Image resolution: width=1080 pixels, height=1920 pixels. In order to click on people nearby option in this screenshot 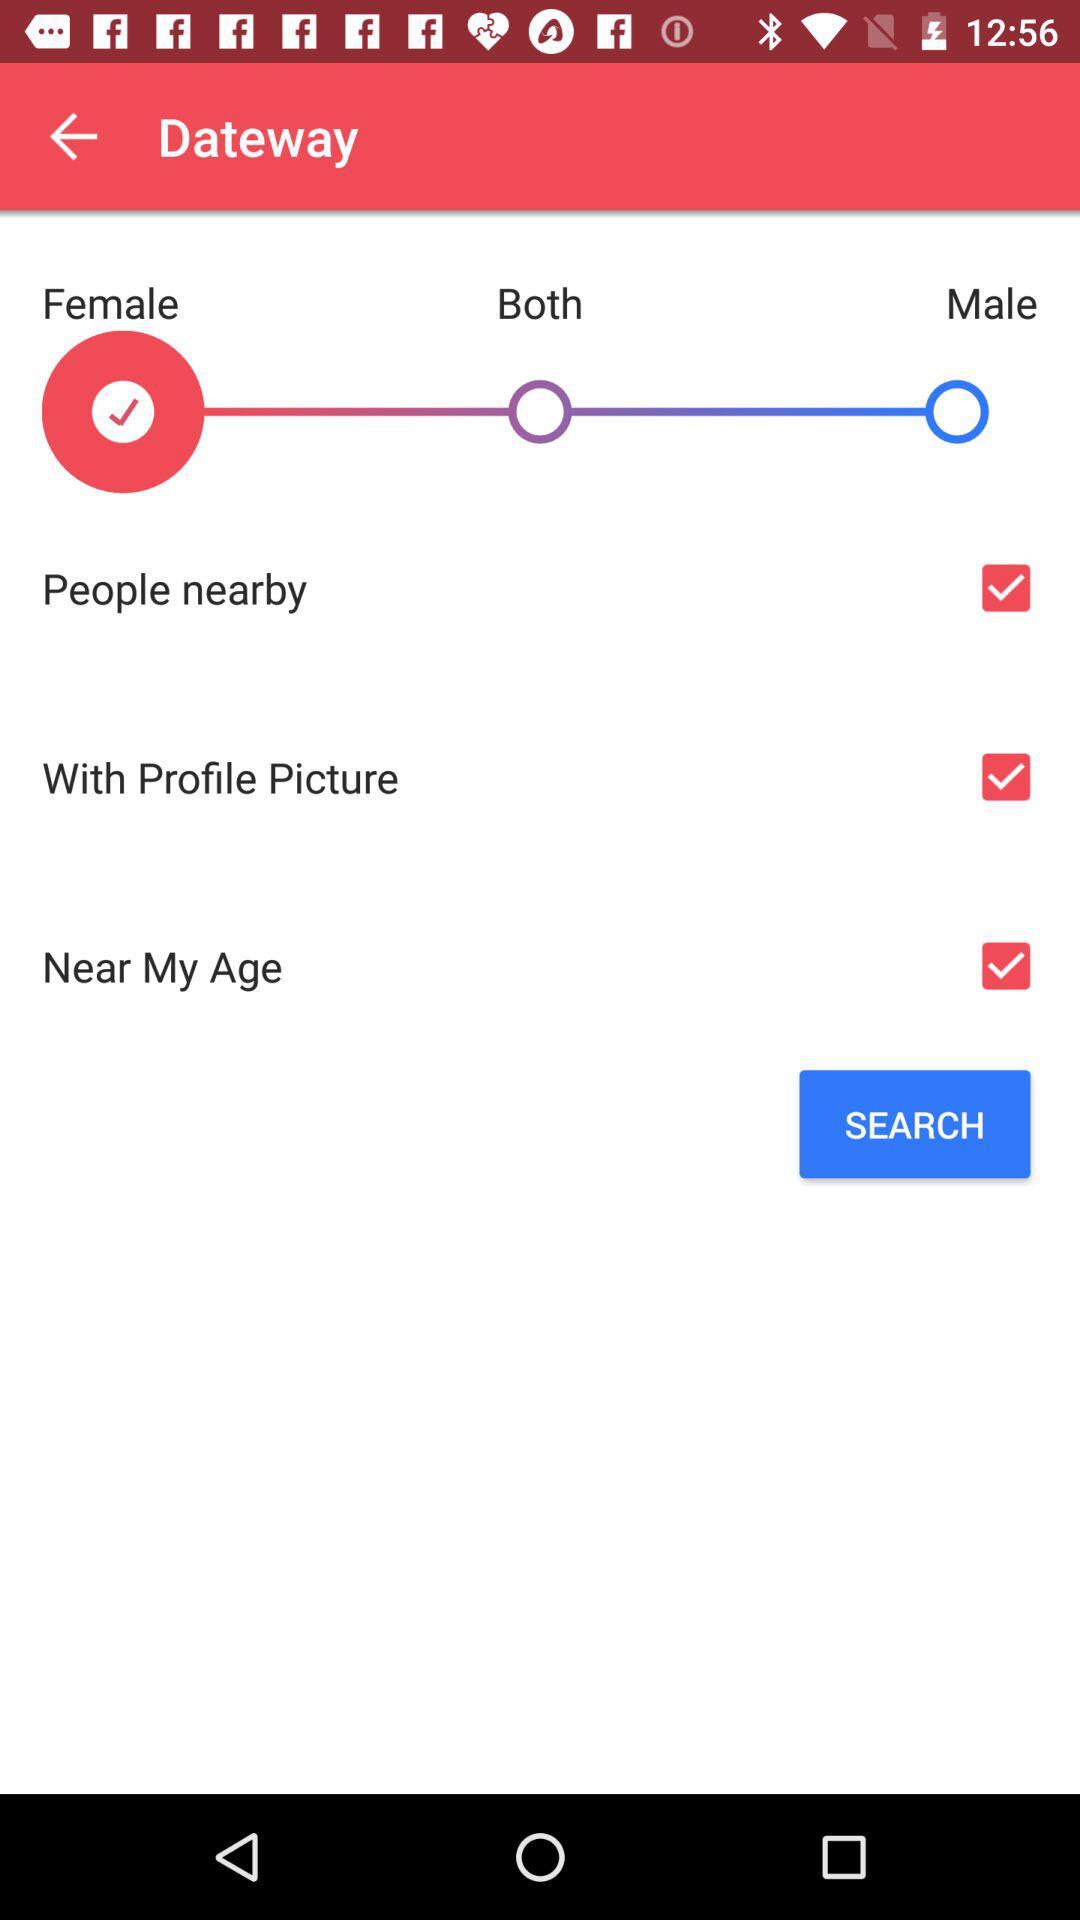, I will do `click(1005, 587)`.